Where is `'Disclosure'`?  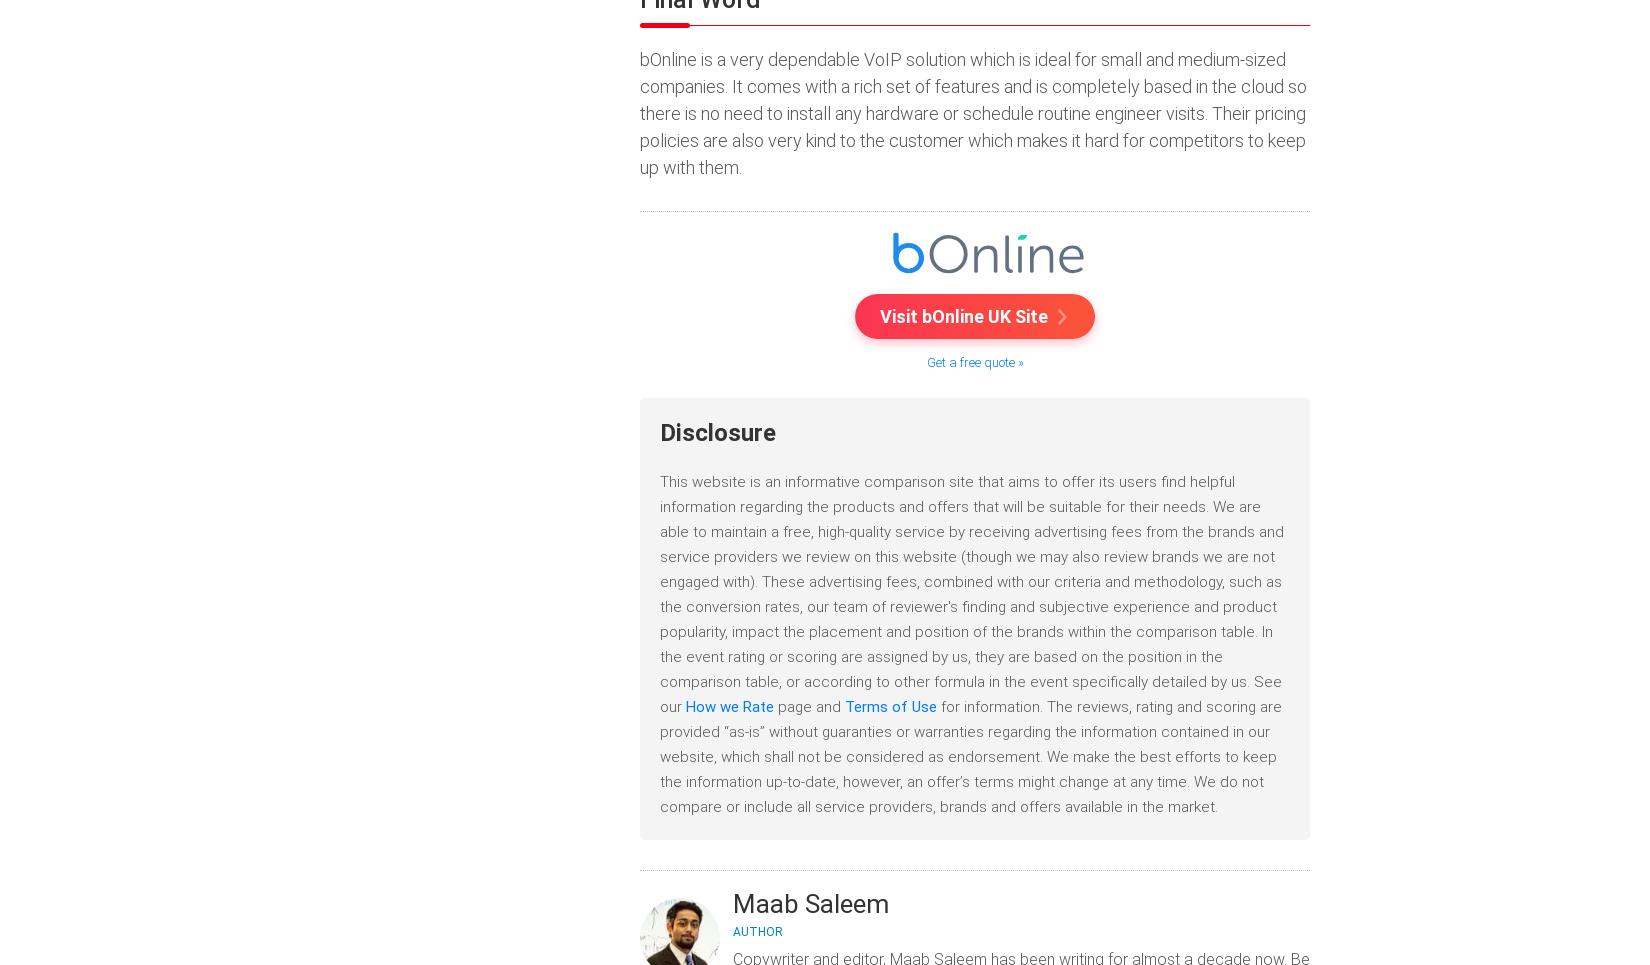 'Disclosure' is located at coordinates (717, 432).